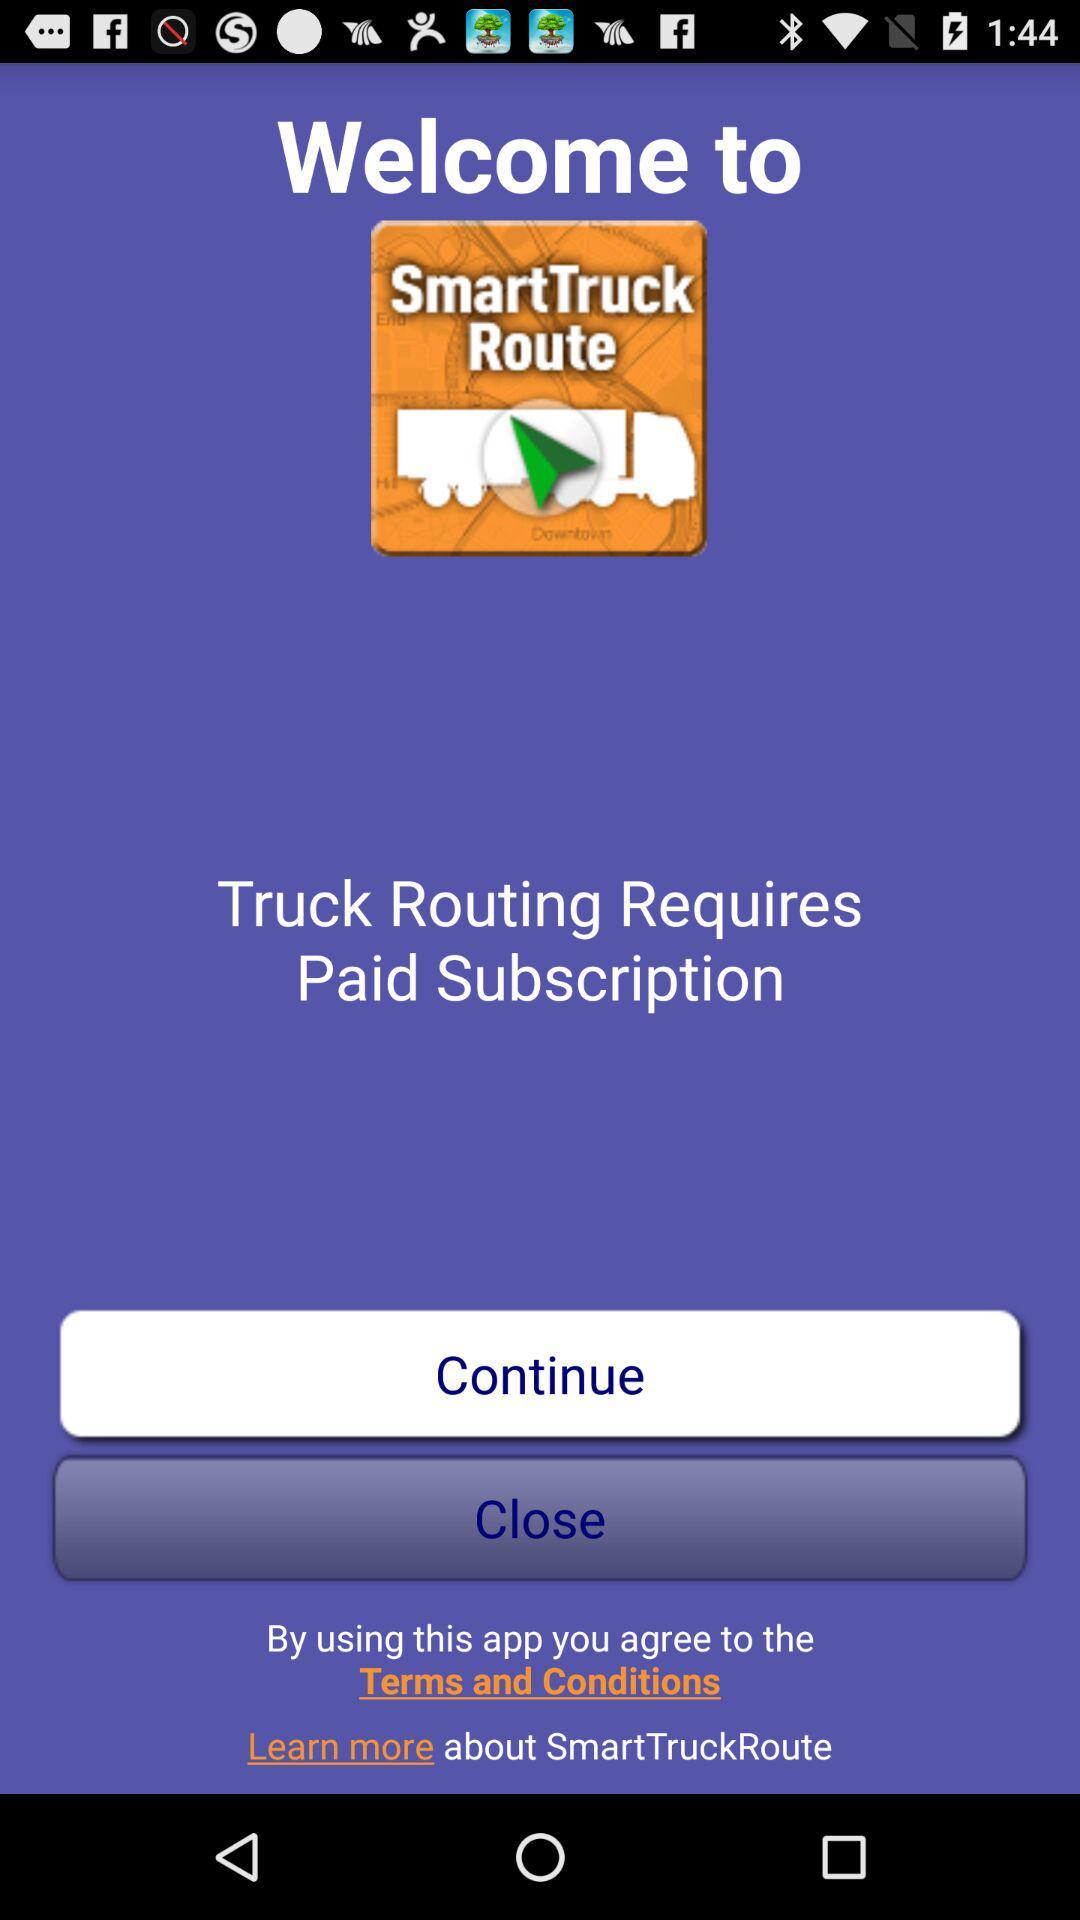 The width and height of the screenshot is (1080, 1920). Describe the element at coordinates (540, 1517) in the screenshot. I see `the icon below the continue` at that location.